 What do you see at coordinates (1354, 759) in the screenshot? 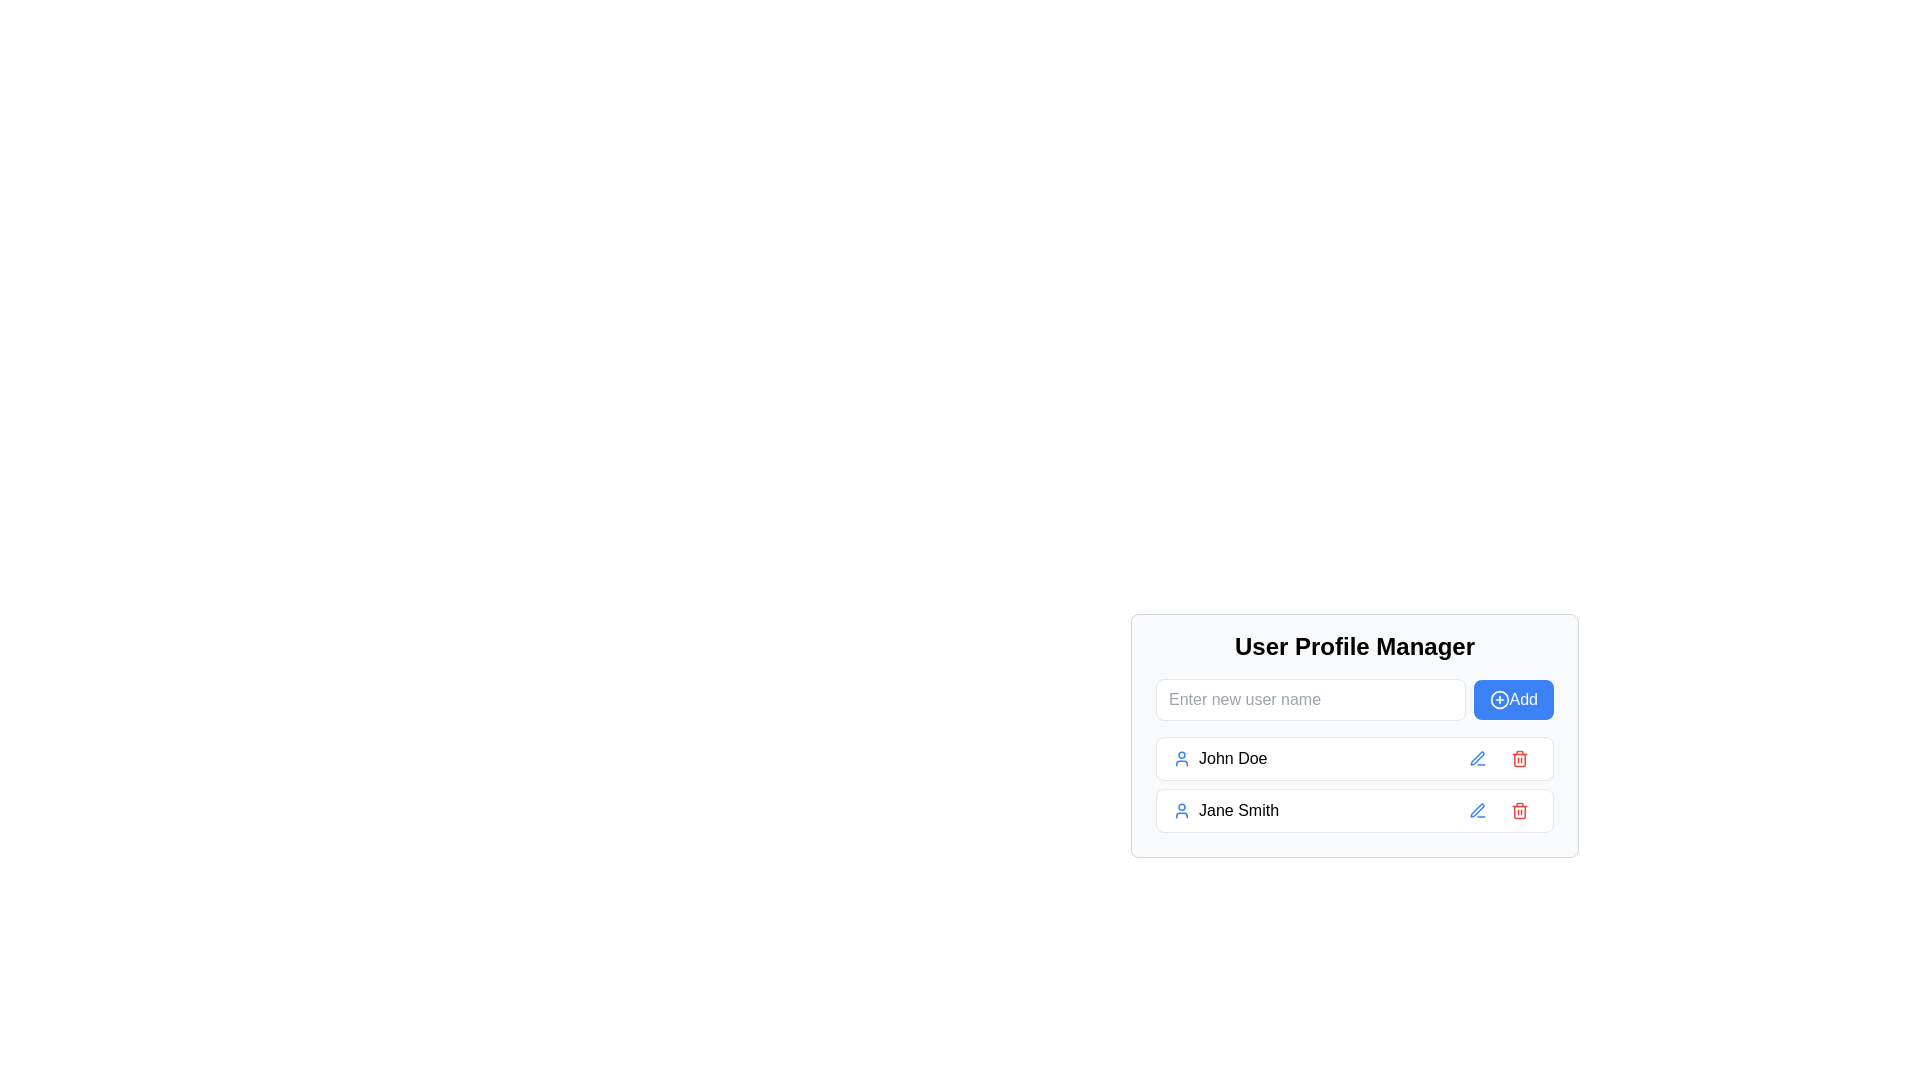
I see `the list entry element representing the user profile 'John Doe', which is the first item in the user profiles list` at bounding box center [1354, 759].